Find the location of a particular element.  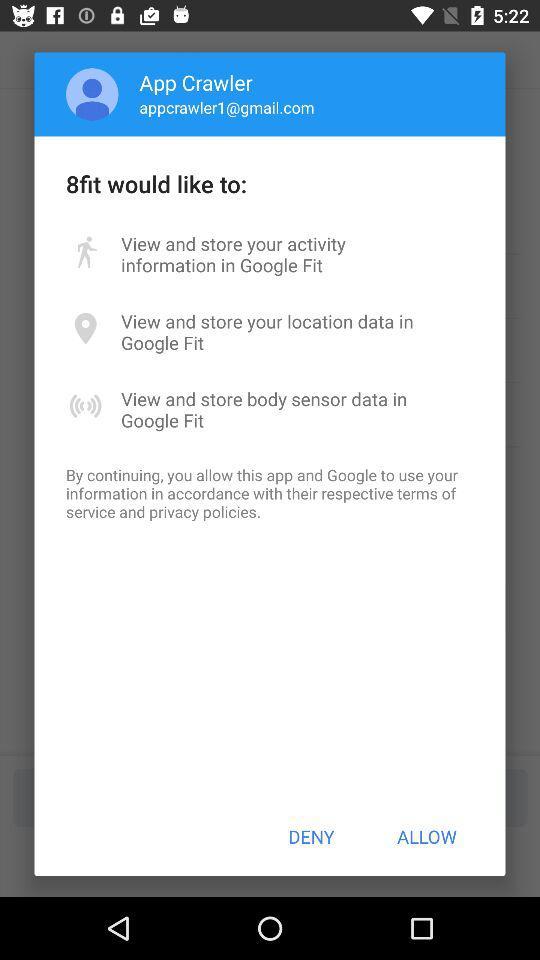

app above the 8fit would like icon is located at coordinates (91, 94).